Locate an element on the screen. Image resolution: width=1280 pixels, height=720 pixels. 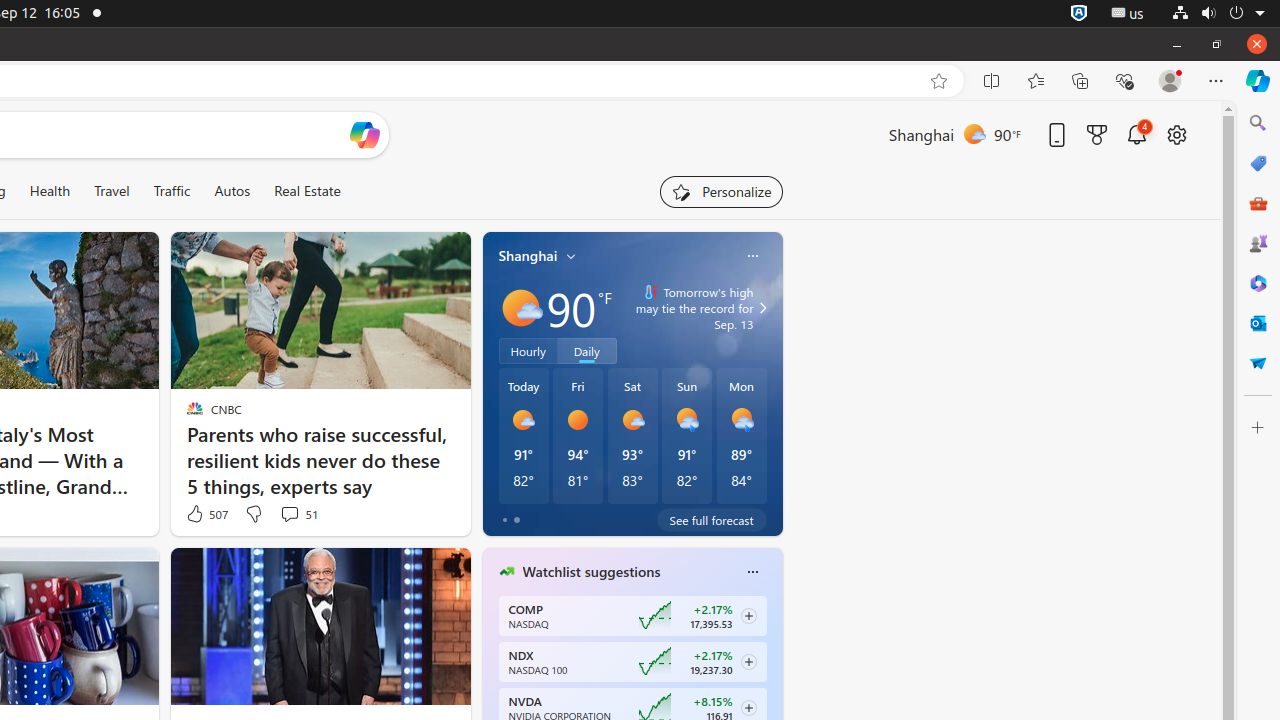
'COMP NASDAQ ‎+2.17%‎ 17,395.53' is located at coordinates (631, 615).